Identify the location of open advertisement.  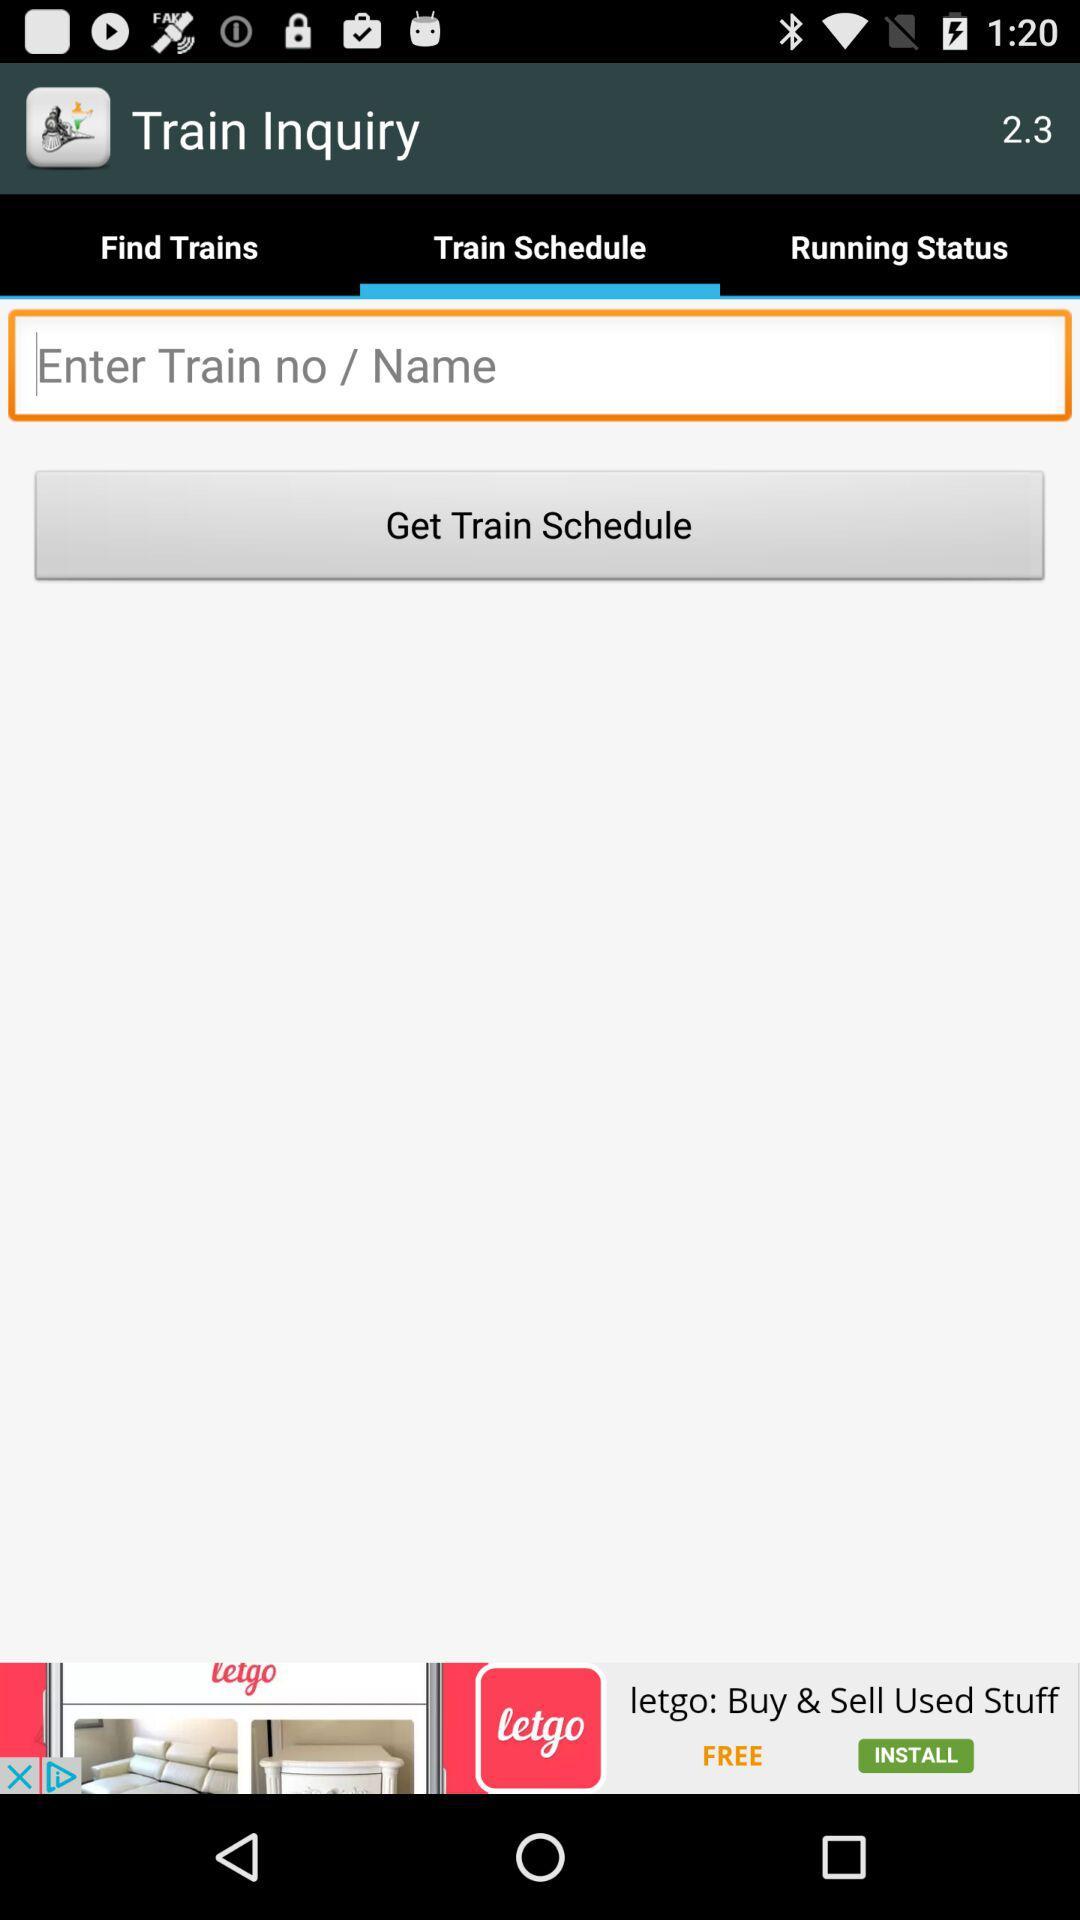
(540, 1727).